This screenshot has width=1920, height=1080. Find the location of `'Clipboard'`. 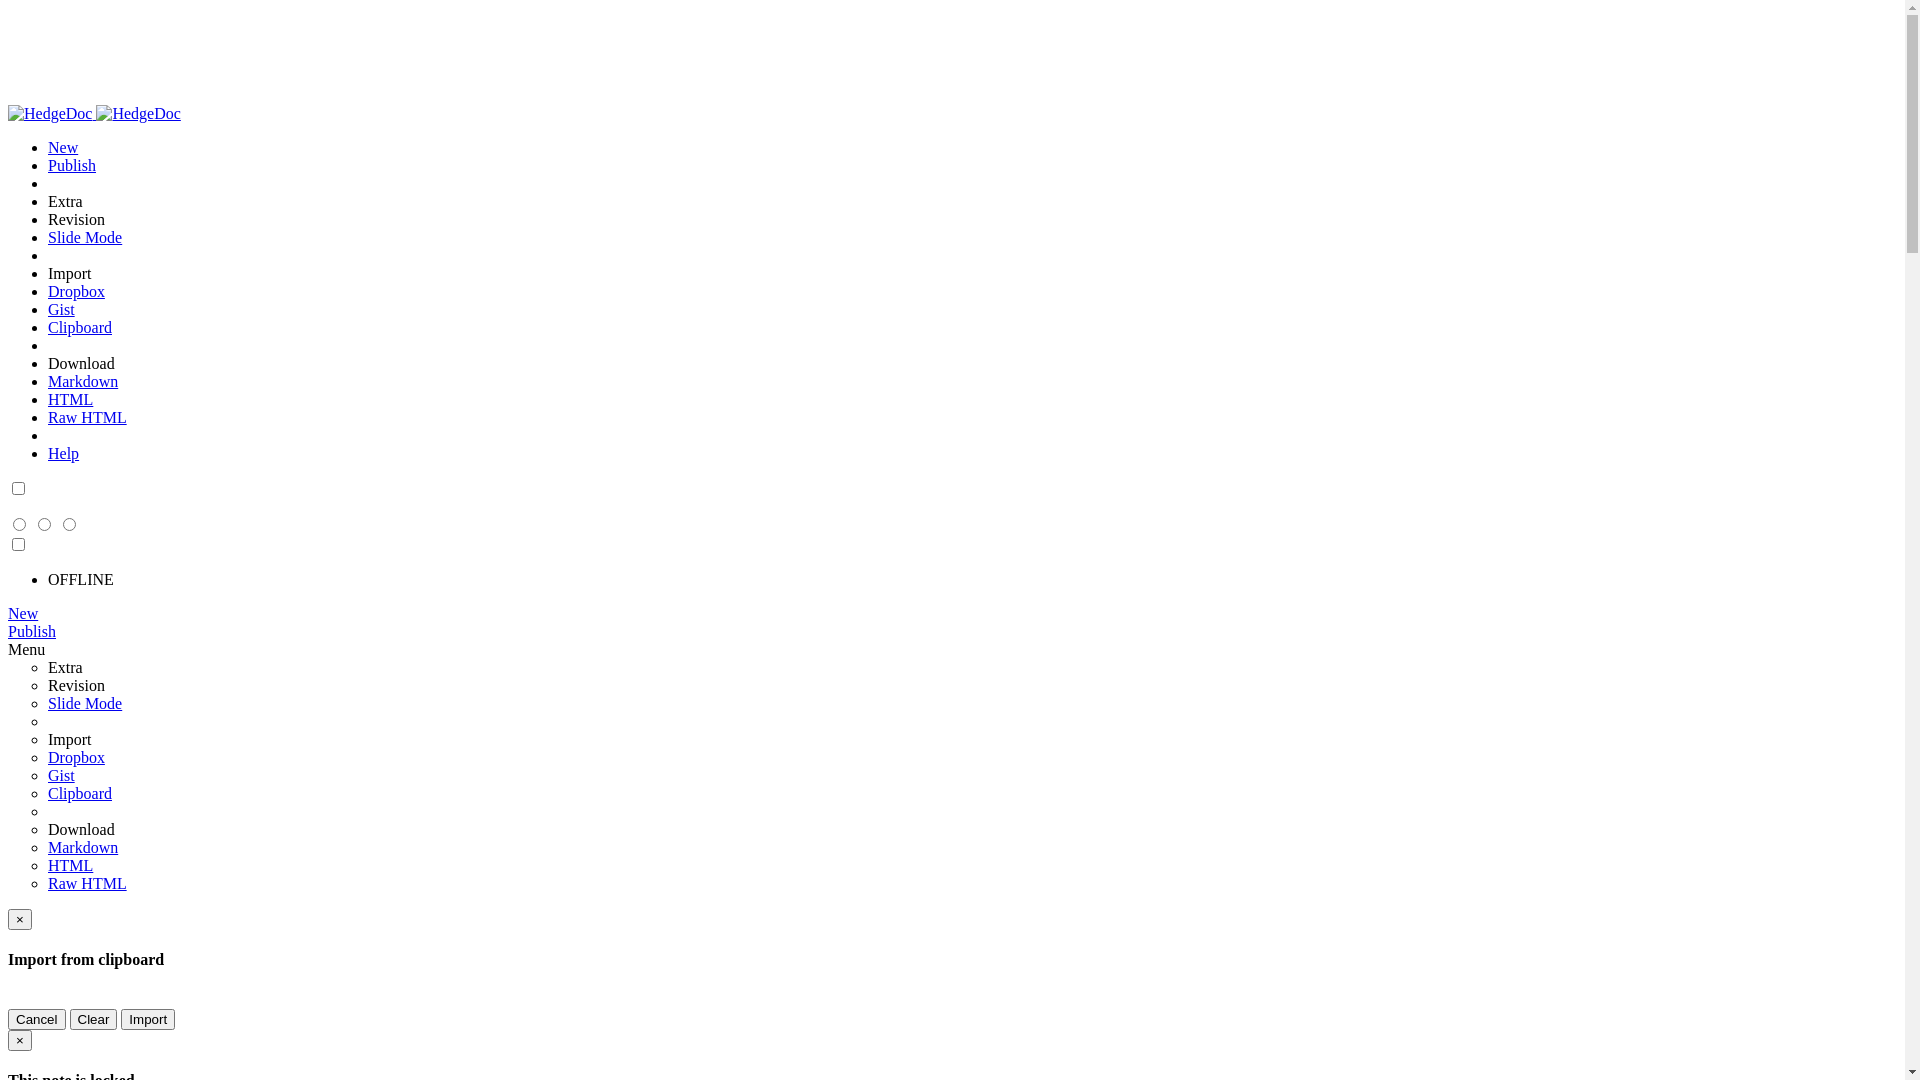

'Clipboard' is located at coordinates (80, 792).